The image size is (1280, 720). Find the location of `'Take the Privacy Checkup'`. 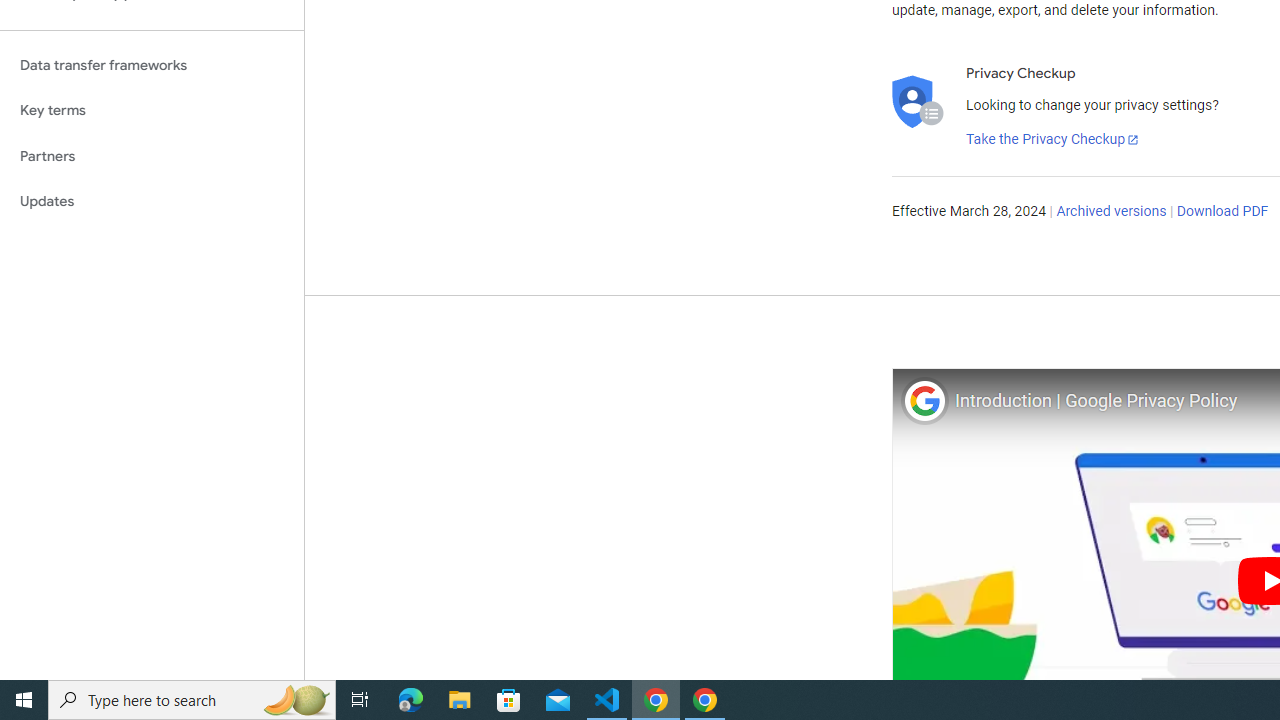

'Take the Privacy Checkup' is located at coordinates (1052, 139).